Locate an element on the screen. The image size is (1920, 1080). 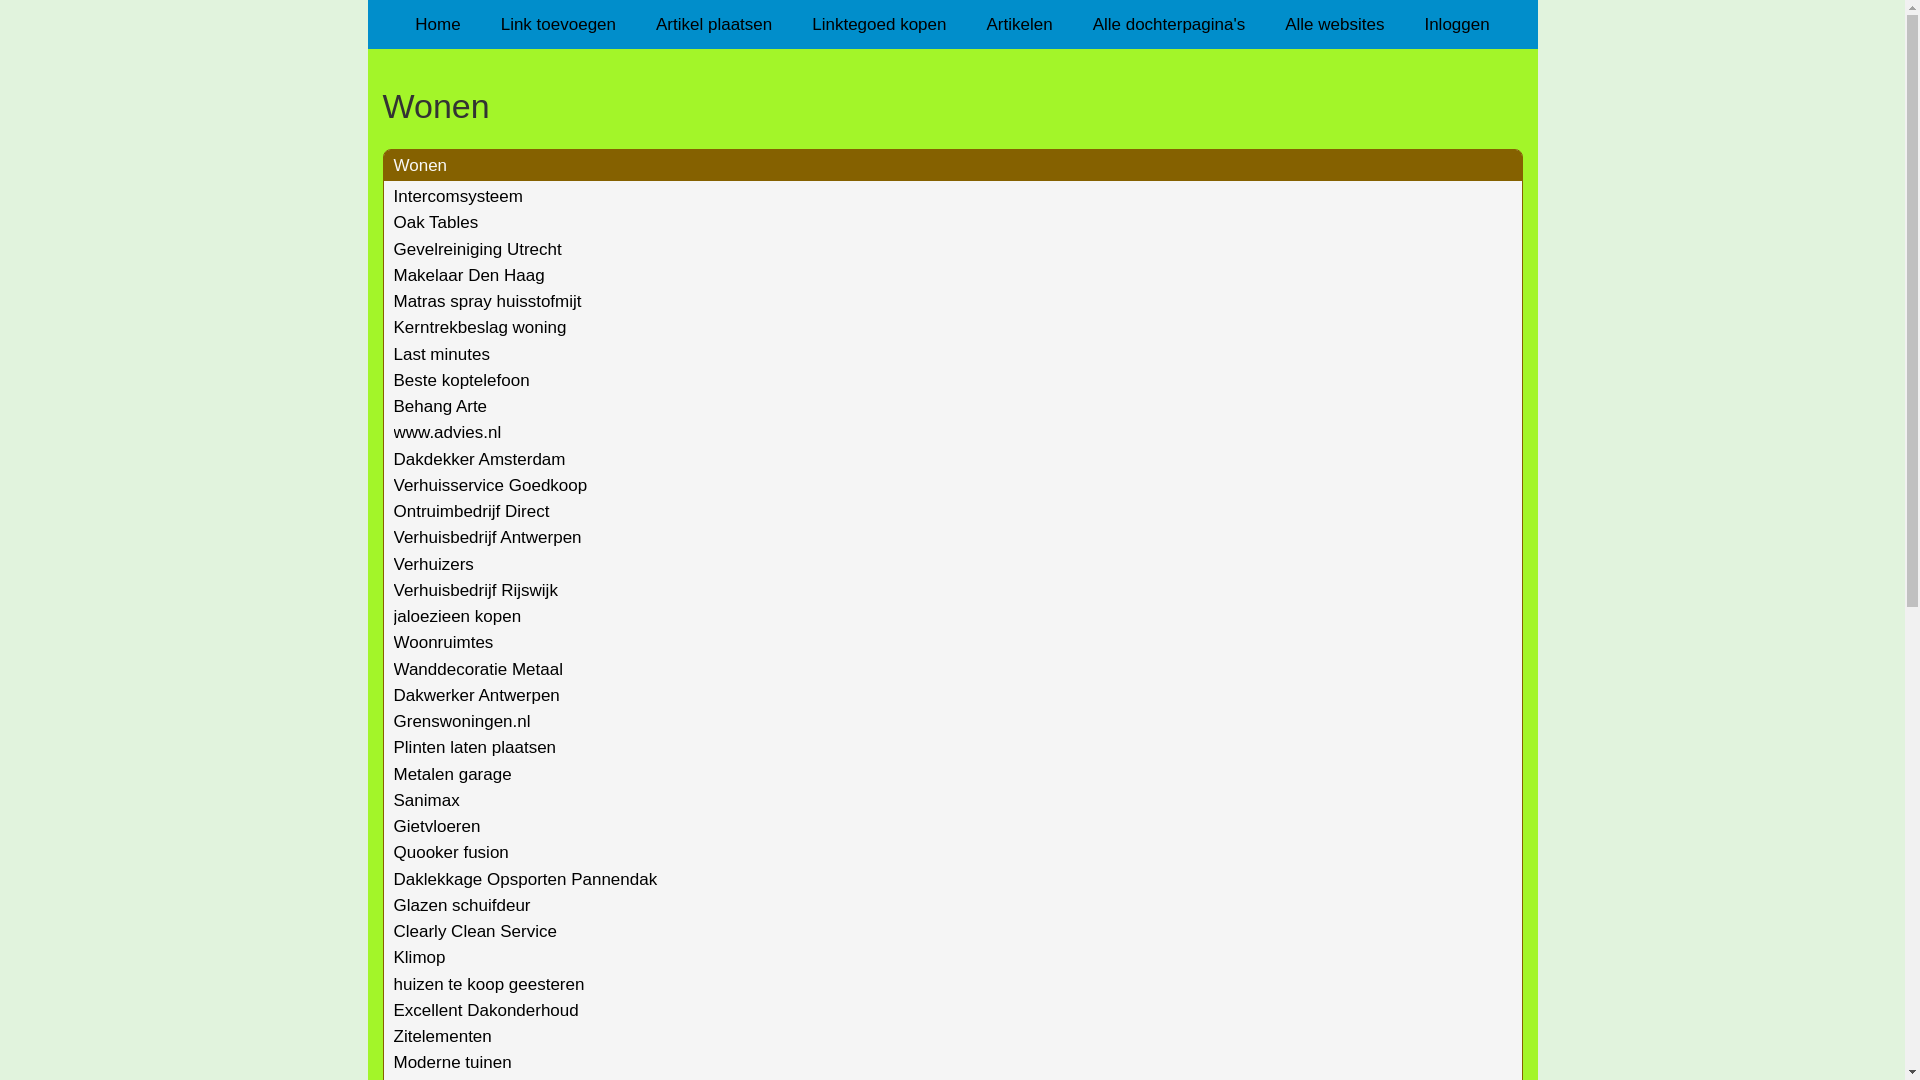
'Zitelementen' is located at coordinates (441, 1035).